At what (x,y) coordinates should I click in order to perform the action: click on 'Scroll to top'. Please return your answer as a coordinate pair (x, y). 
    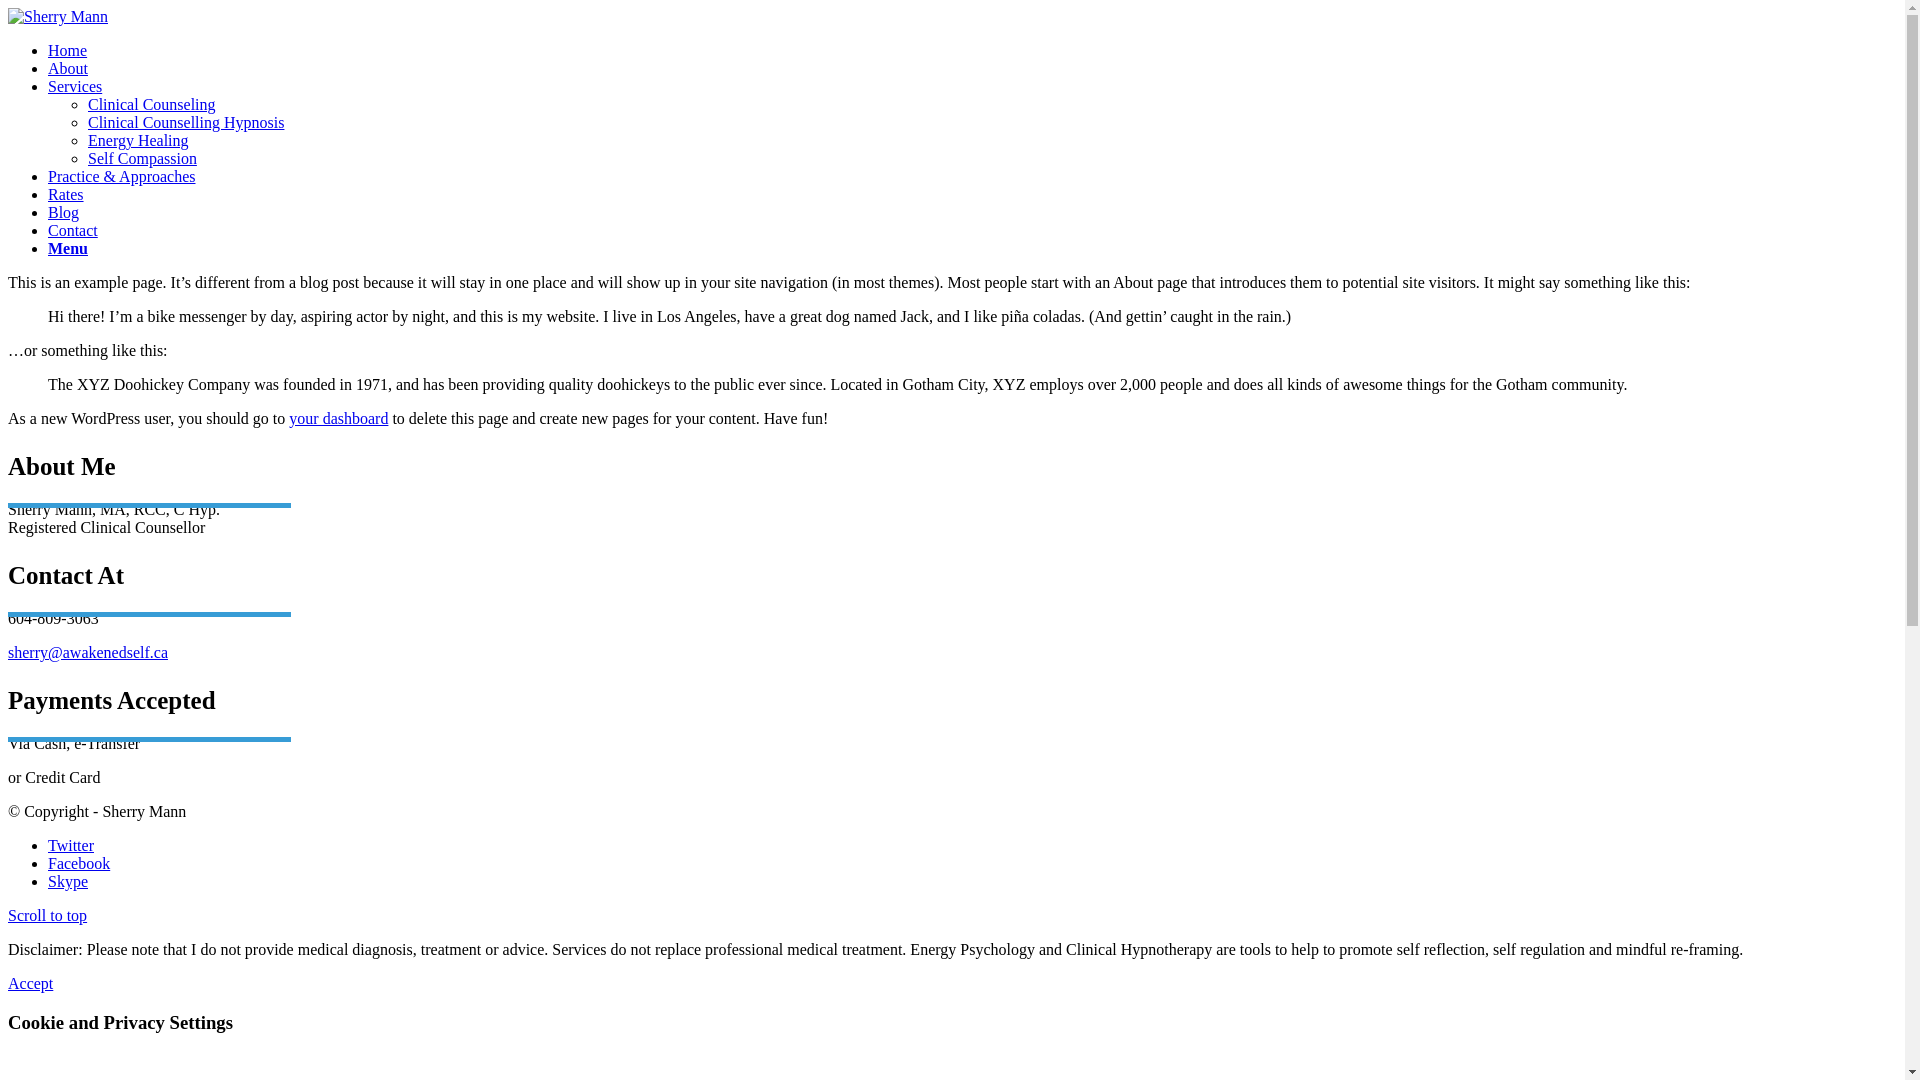
    Looking at the image, I should click on (47, 915).